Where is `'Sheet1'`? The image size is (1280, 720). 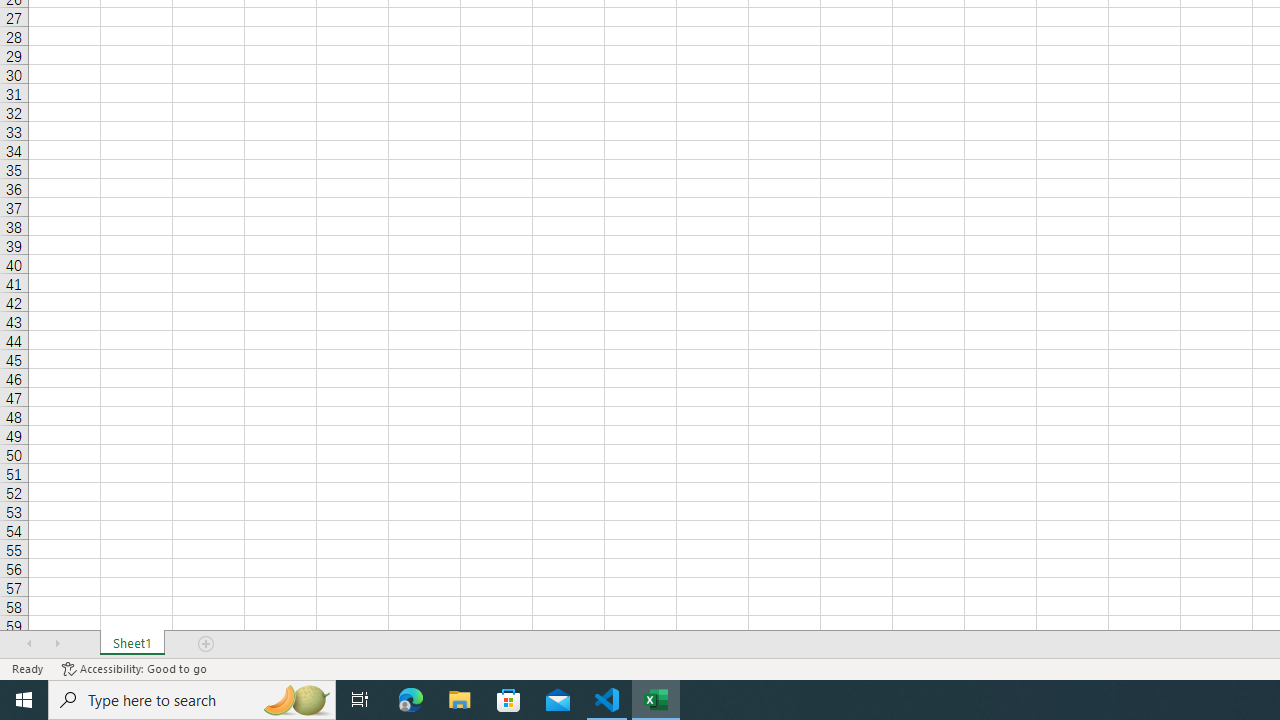
'Sheet1' is located at coordinates (131, 644).